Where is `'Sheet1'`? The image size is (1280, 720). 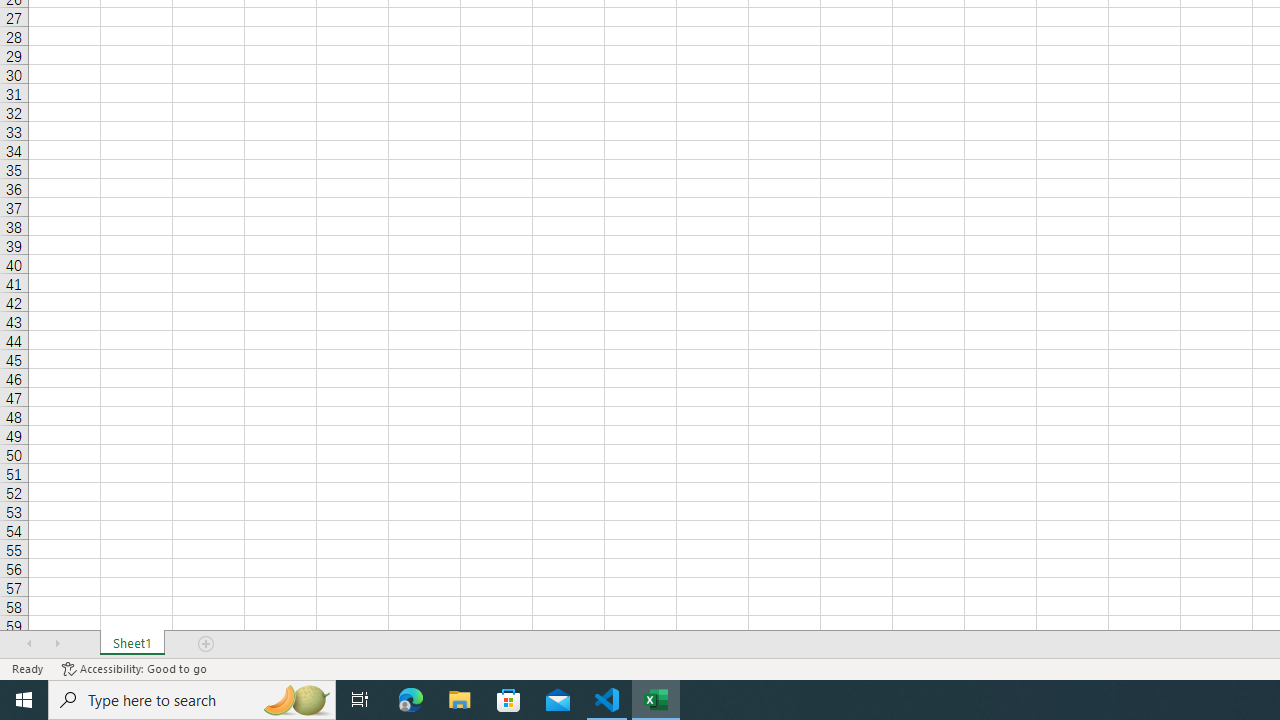
'Sheet1' is located at coordinates (131, 644).